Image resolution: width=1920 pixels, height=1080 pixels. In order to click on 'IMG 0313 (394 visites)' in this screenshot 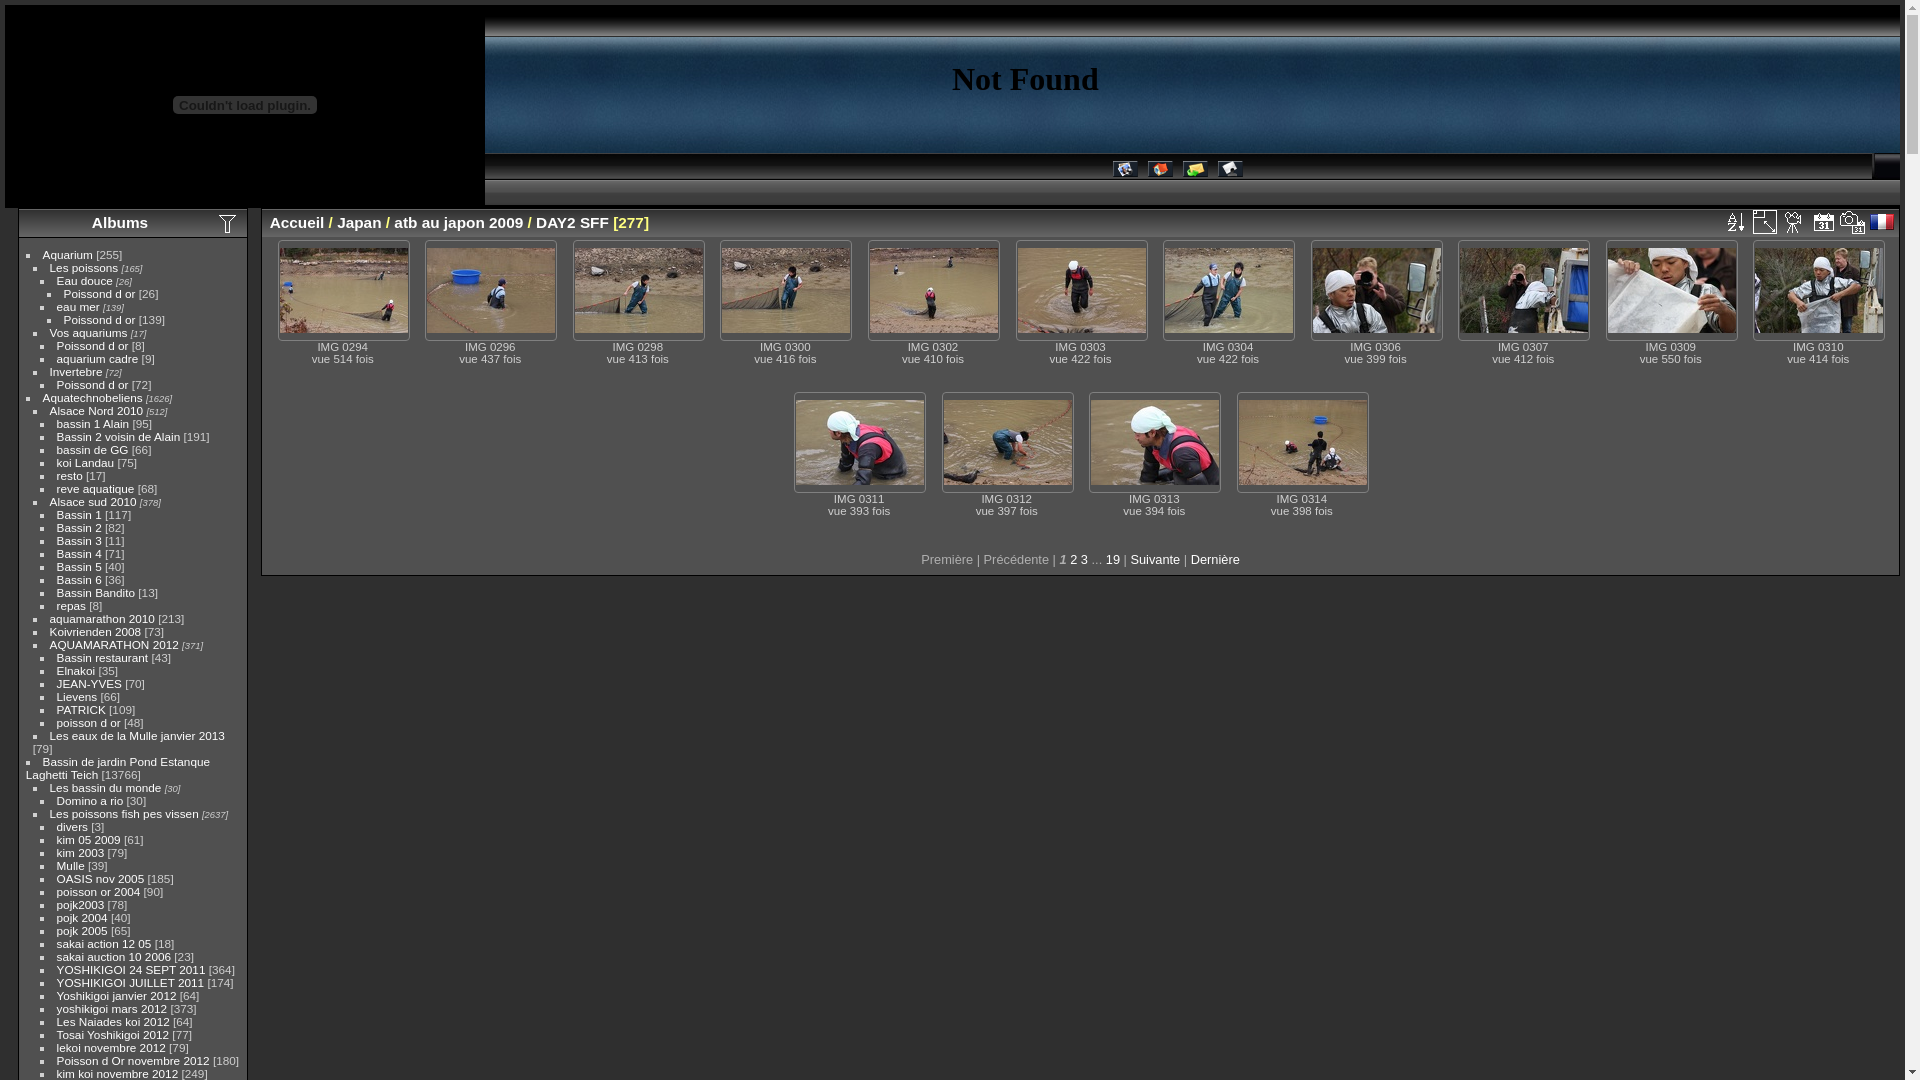, I will do `click(1155, 441)`.